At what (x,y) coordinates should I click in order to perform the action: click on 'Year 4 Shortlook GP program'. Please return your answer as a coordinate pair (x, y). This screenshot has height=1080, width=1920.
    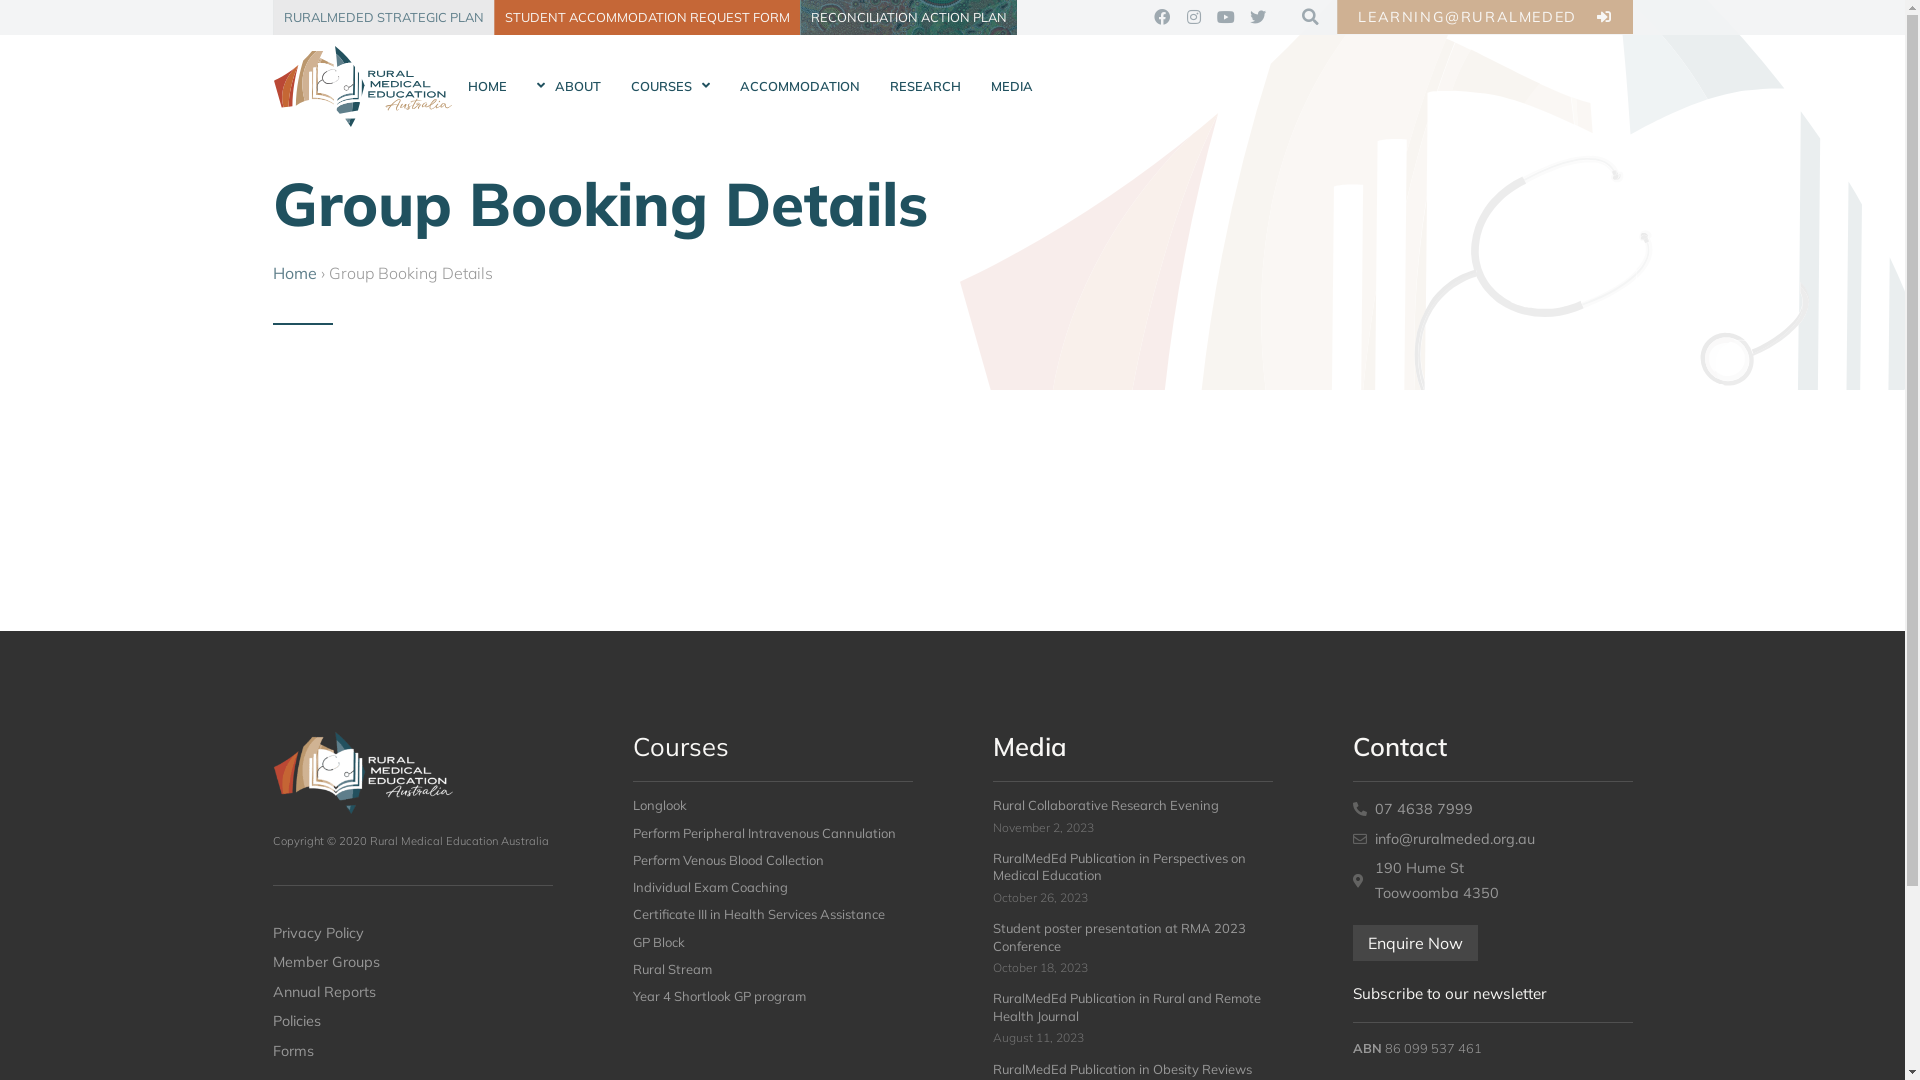
    Looking at the image, I should click on (718, 995).